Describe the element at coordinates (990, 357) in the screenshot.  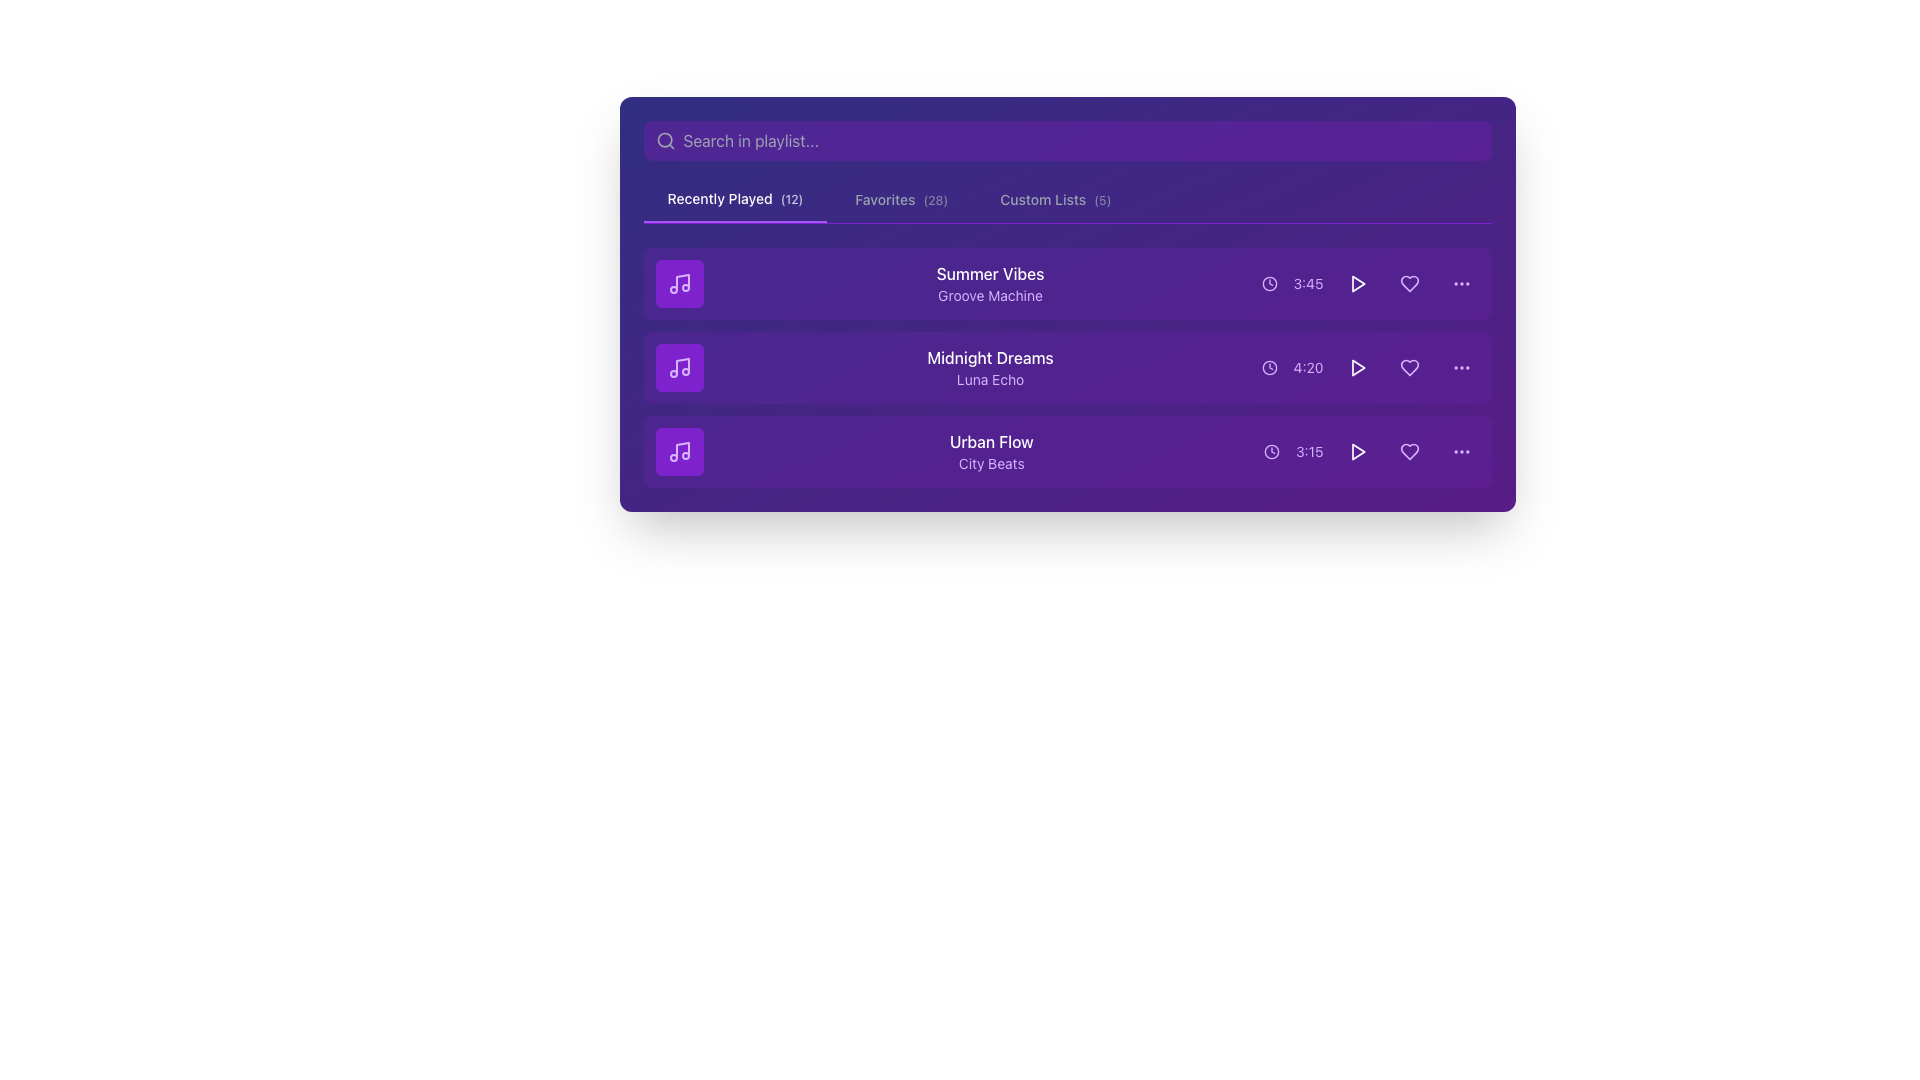
I see `the title text label for the audio or playlist item, which is located centrally within the list item, above the secondary text labeled 'Luna Echo'` at that location.